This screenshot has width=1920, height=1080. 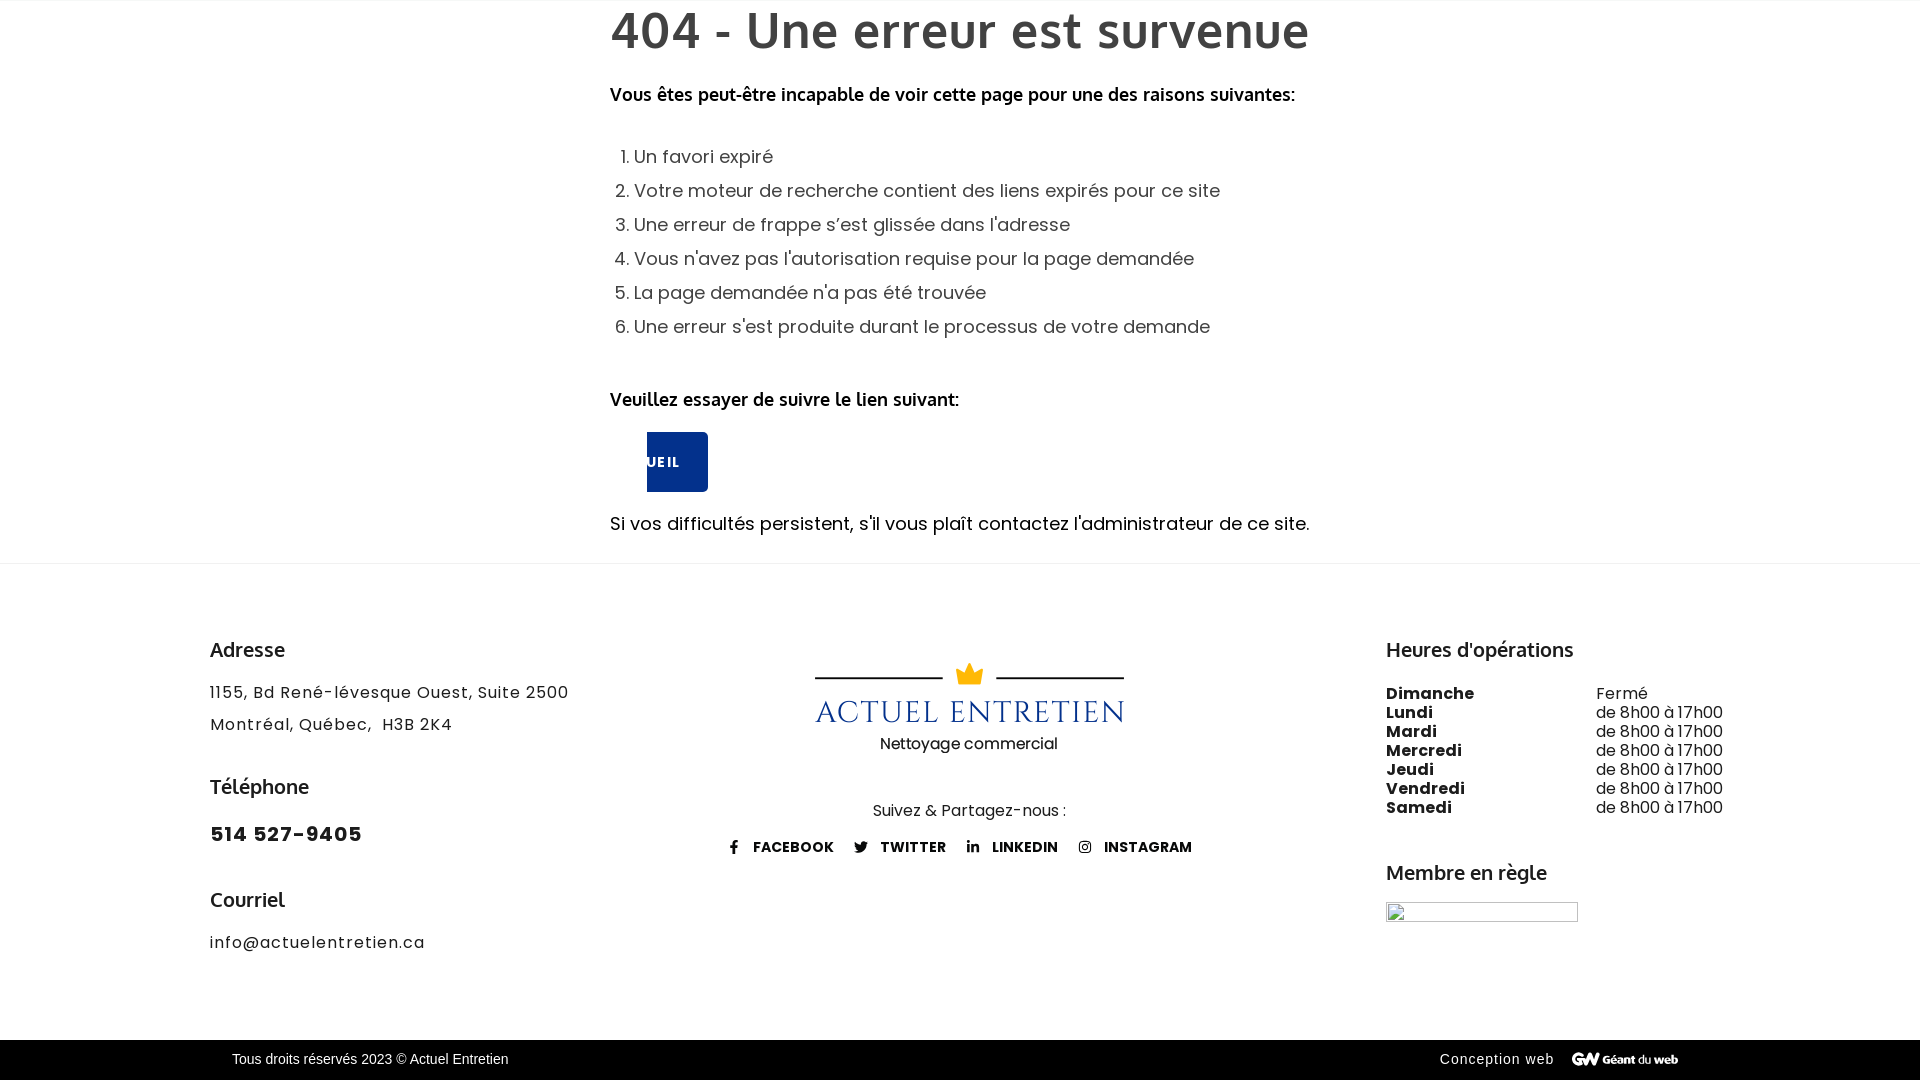 What do you see at coordinates (658, 462) in the screenshot?
I see `'ACCUEIL'` at bounding box center [658, 462].